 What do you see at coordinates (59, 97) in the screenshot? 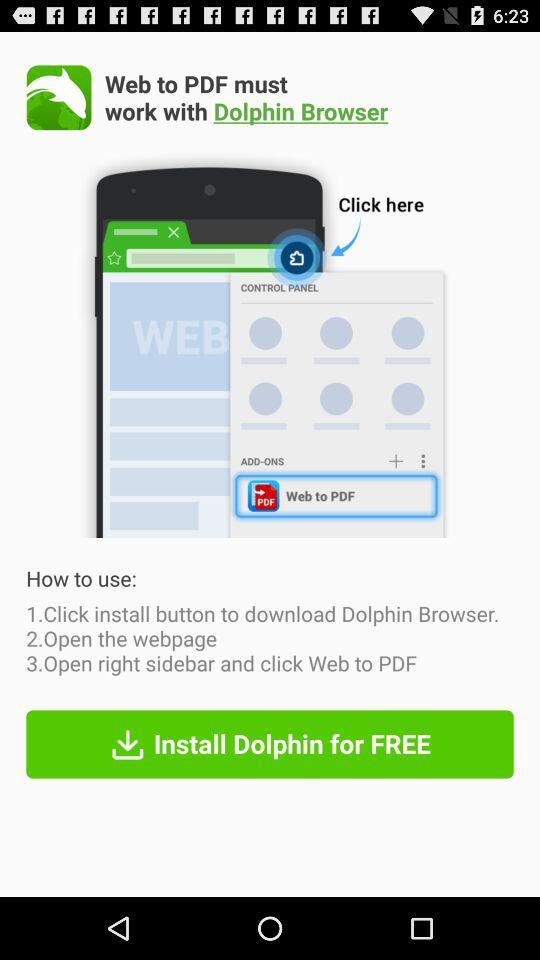
I see `the icon to the left of the web to pdf app` at bounding box center [59, 97].